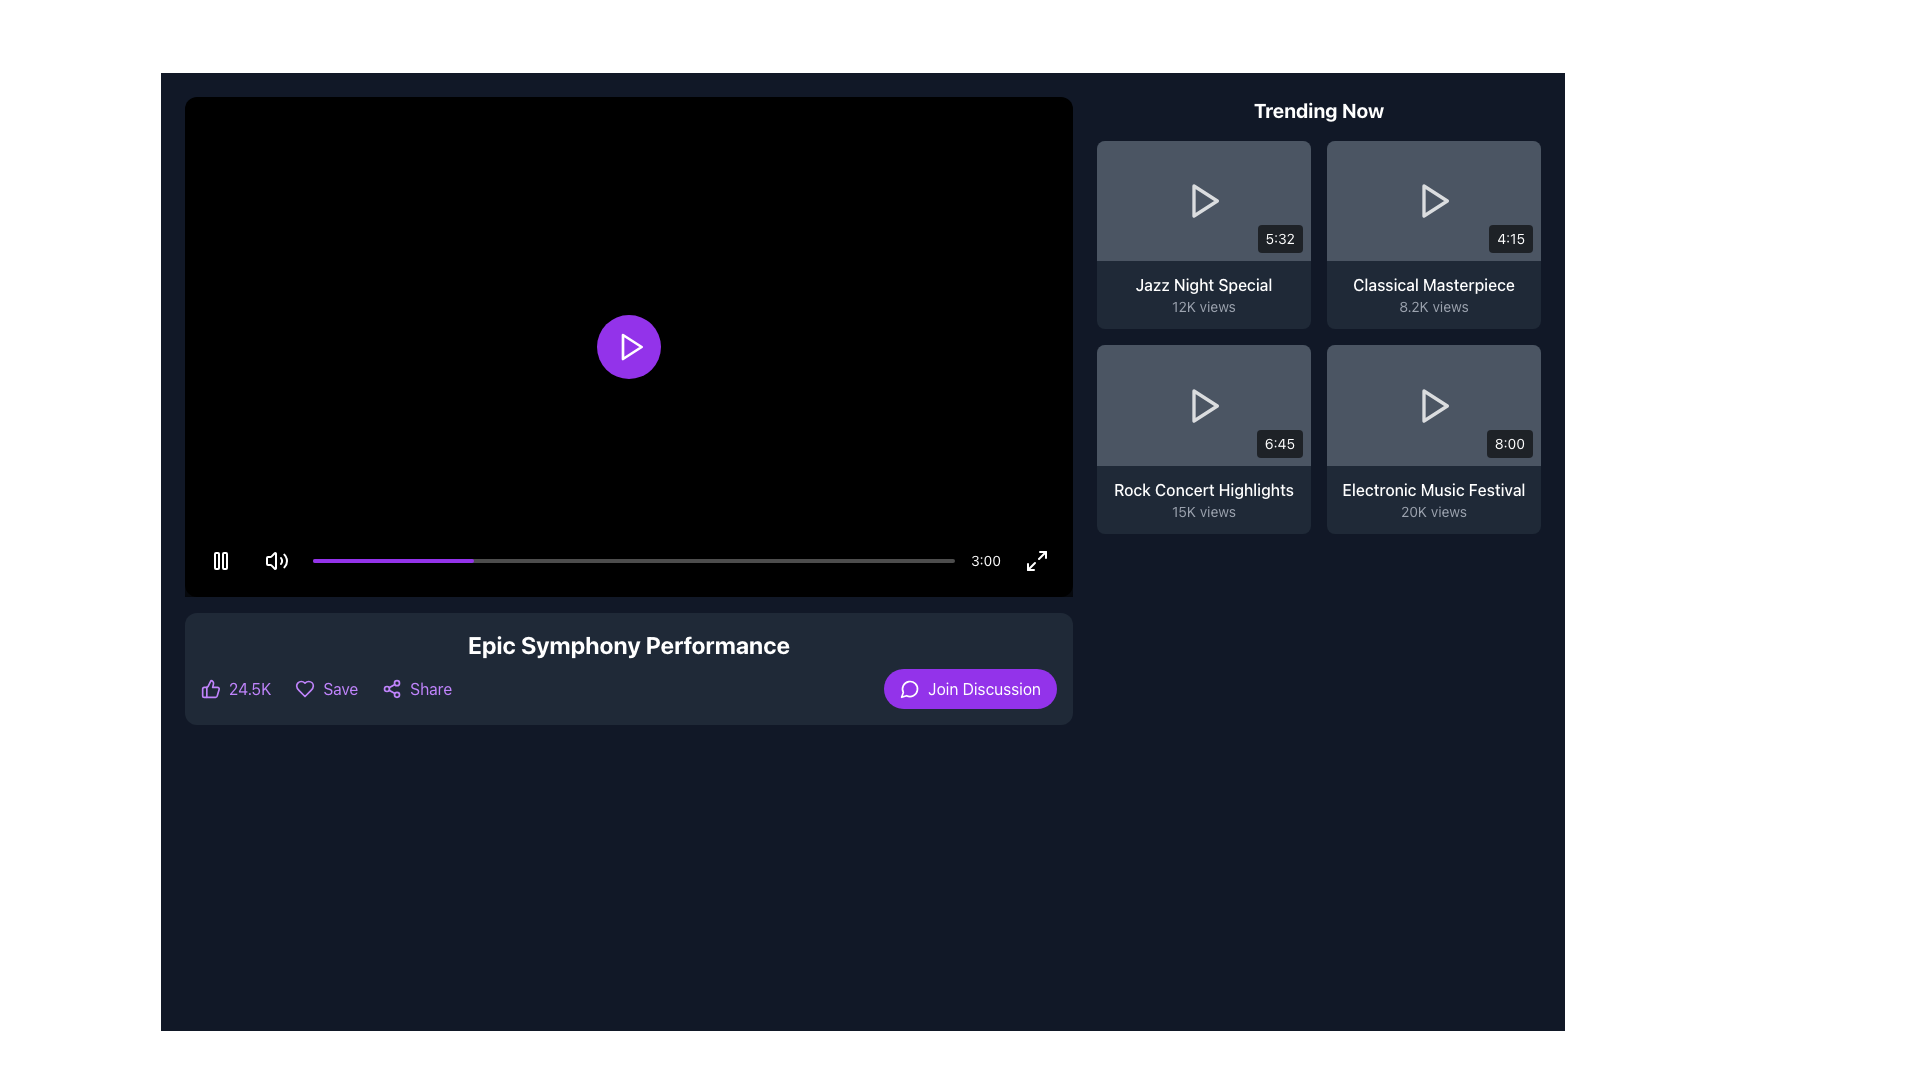  What do you see at coordinates (270, 560) in the screenshot?
I see `the speaker icon on the left side of the playback control bar` at bounding box center [270, 560].